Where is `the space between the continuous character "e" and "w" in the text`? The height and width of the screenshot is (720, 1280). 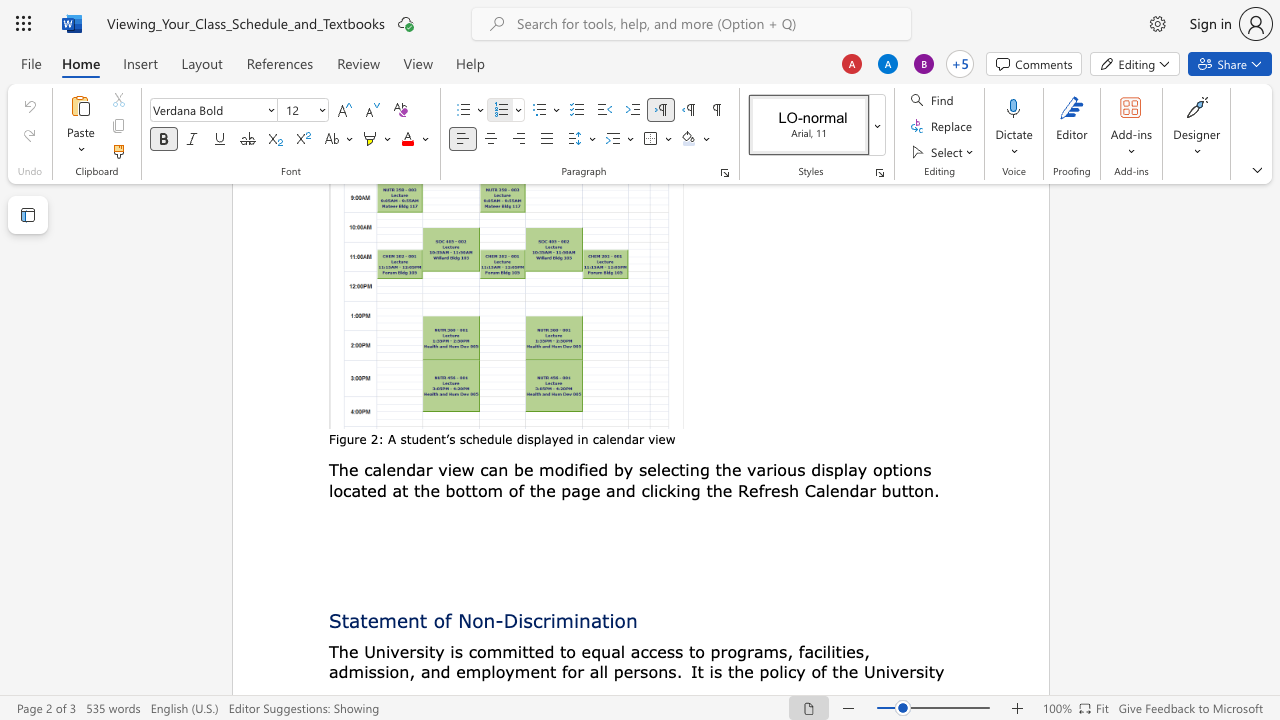
the space between the continuous character "e" and "w" in the text is located at coordinates (461, 469).